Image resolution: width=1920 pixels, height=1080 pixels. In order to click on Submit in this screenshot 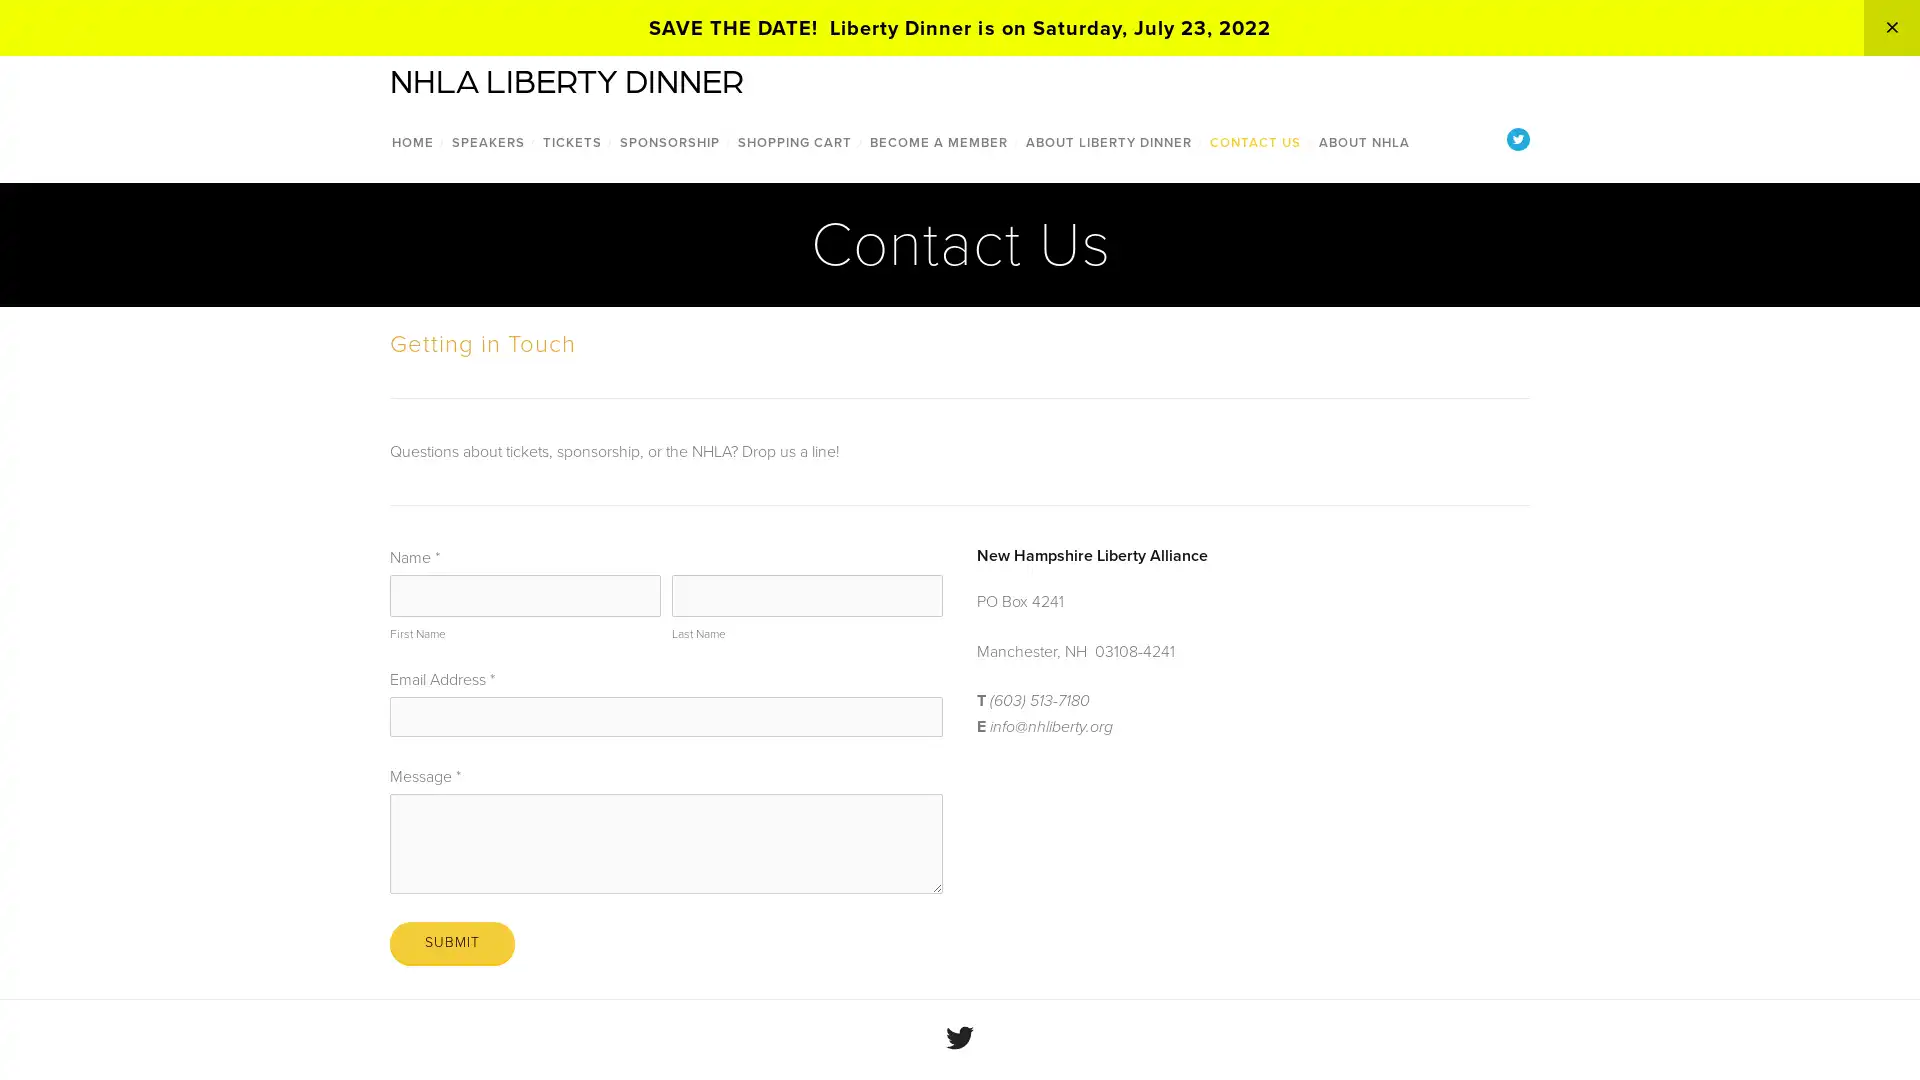, I will do `click(451, 942)`.